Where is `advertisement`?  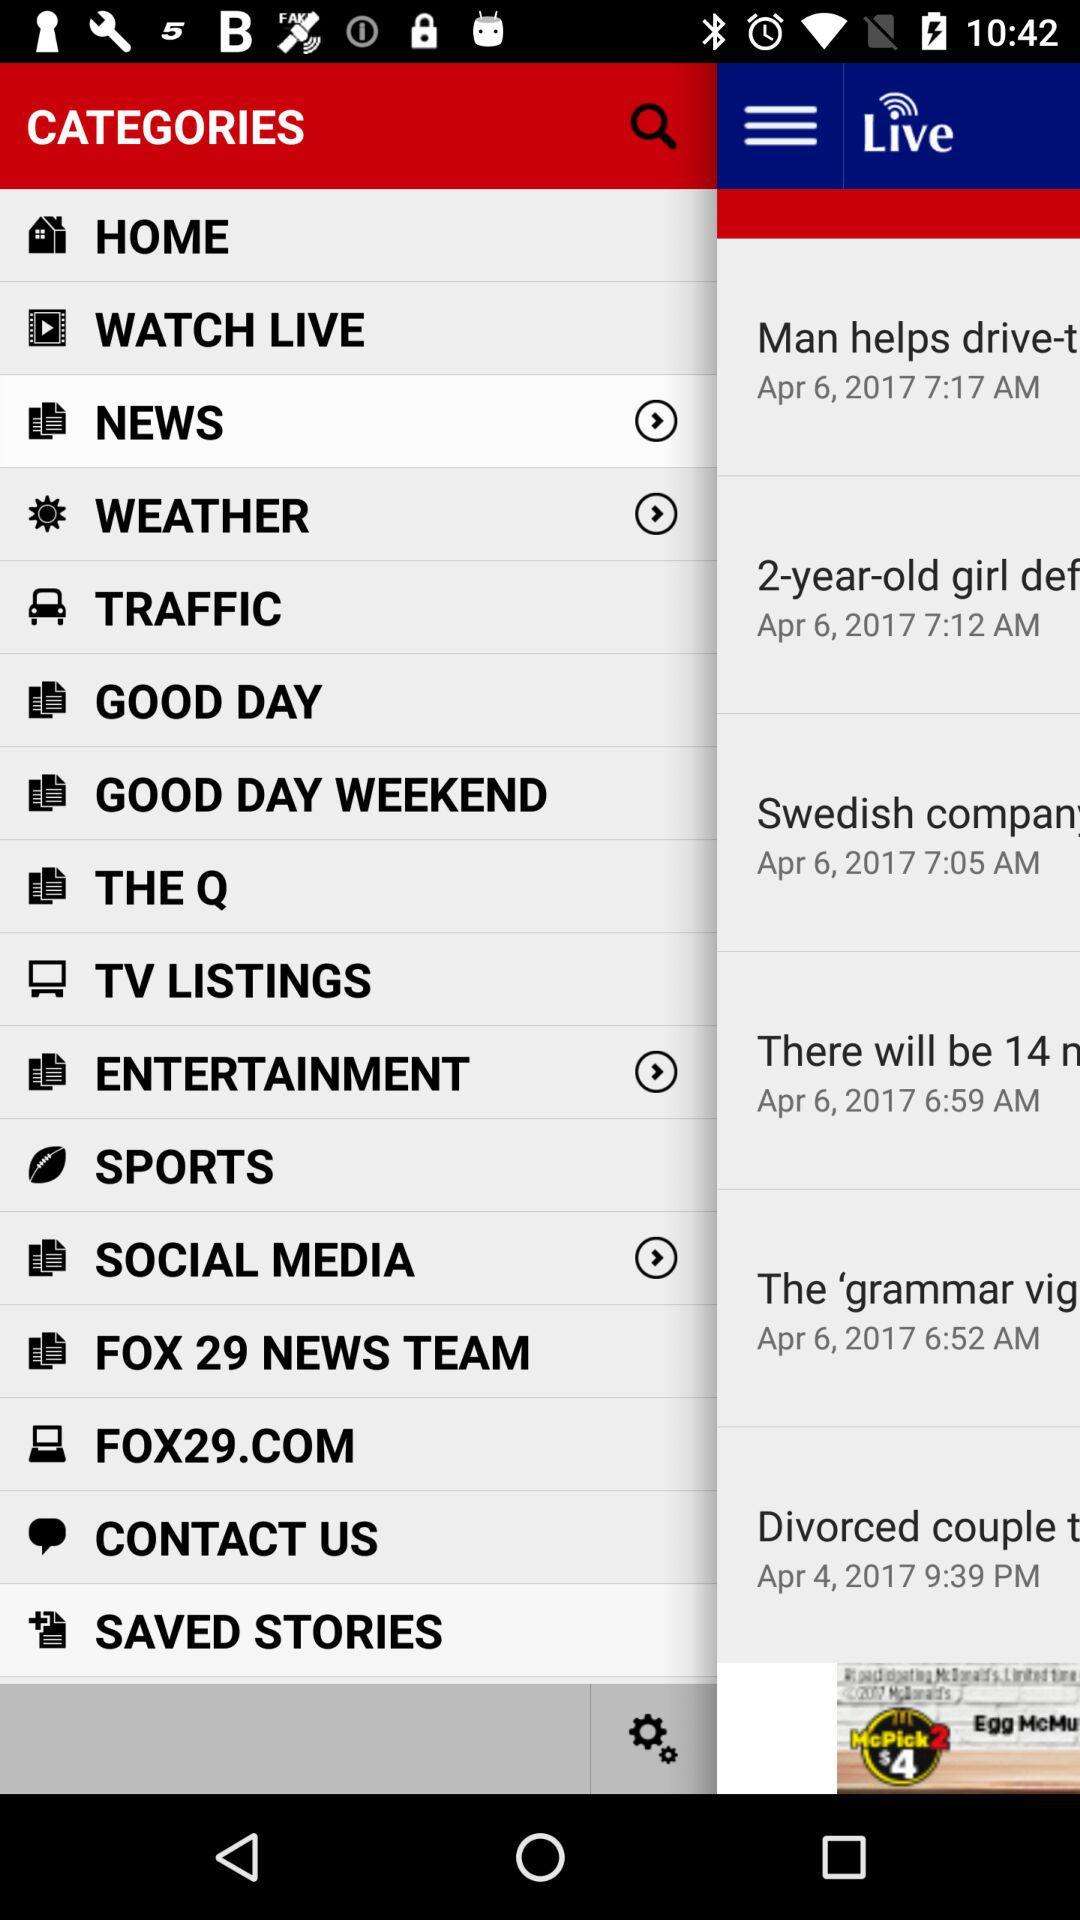
advertisement is located at coordinates (957, 1727).